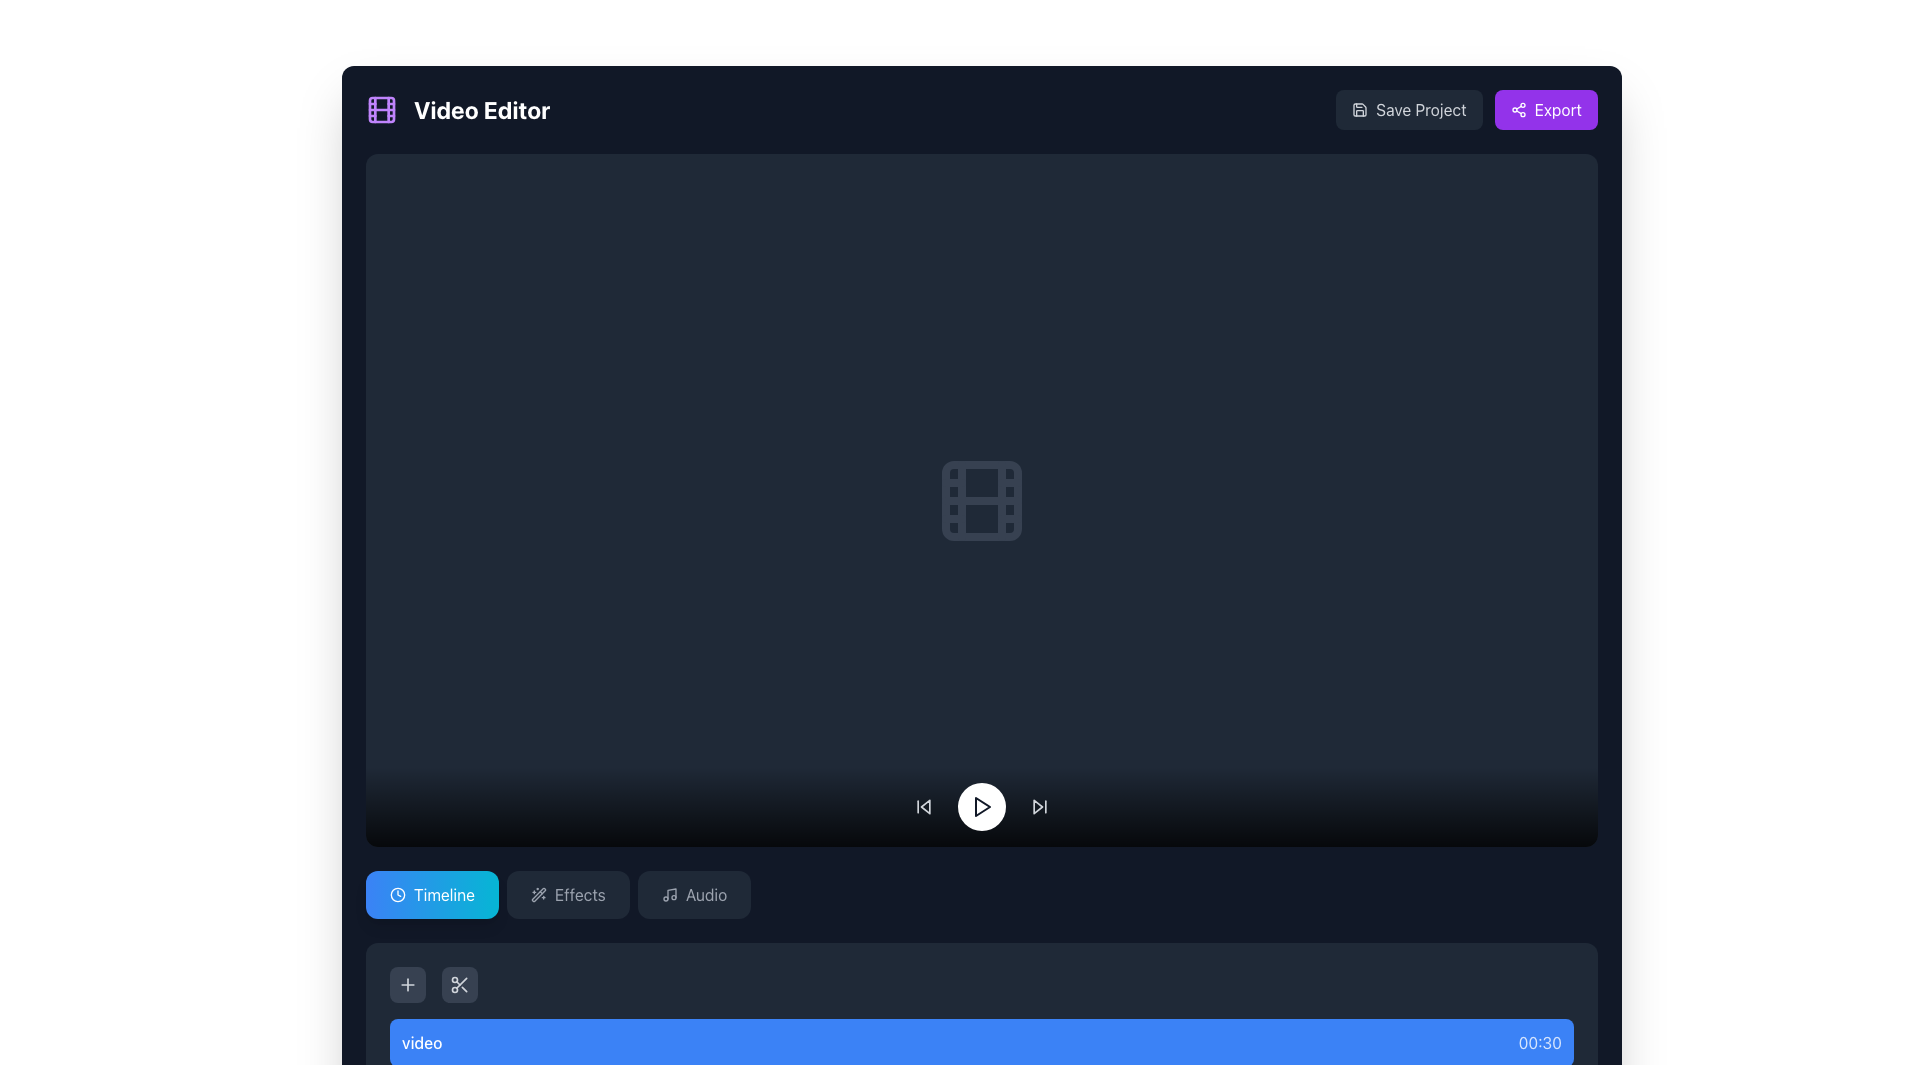 The image size is (1920, 1080). What do you see at coordinates (1040, 805) in the screenshot?
I see `the skip-forward button located on the horizontal control bar at the bottom of the interface, positioned to the right of the central circular play button` at bounding box center [1040, 805].